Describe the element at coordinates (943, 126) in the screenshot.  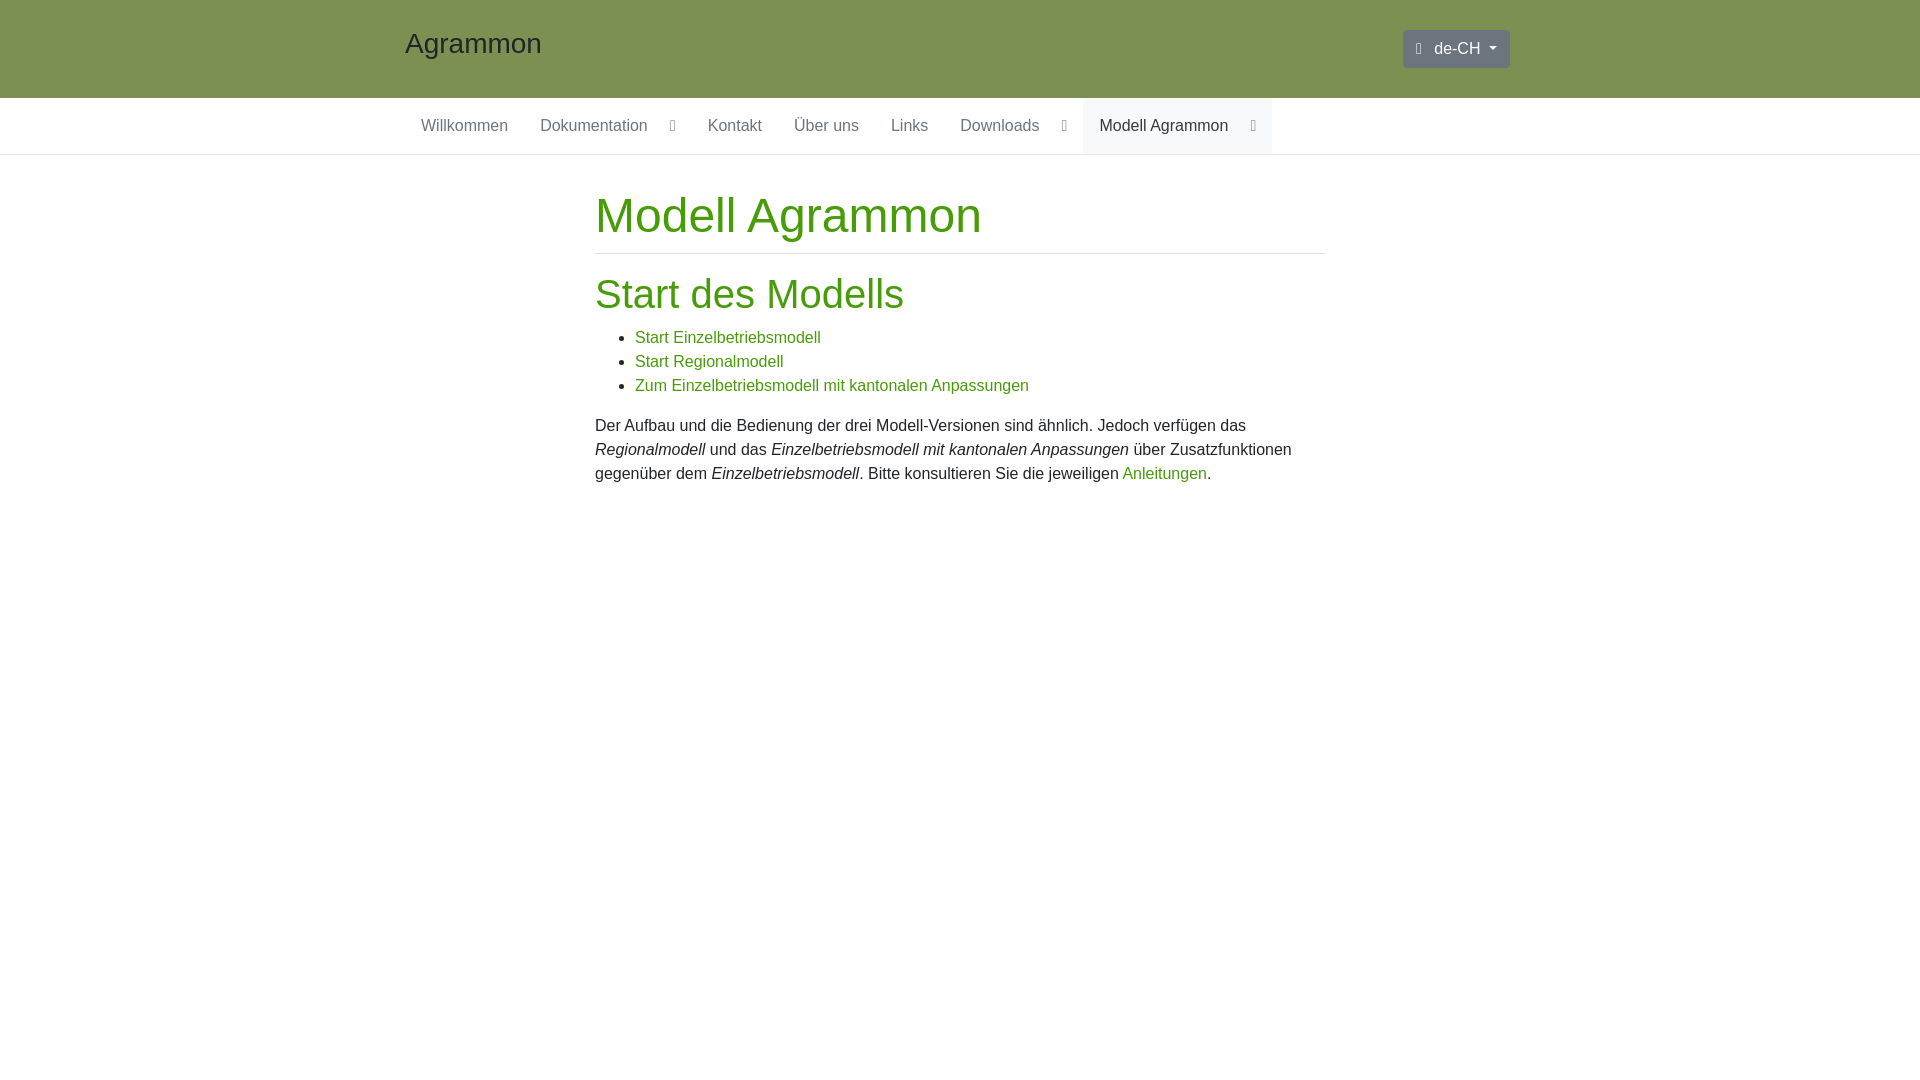
I see `'Downloads'` at that location.